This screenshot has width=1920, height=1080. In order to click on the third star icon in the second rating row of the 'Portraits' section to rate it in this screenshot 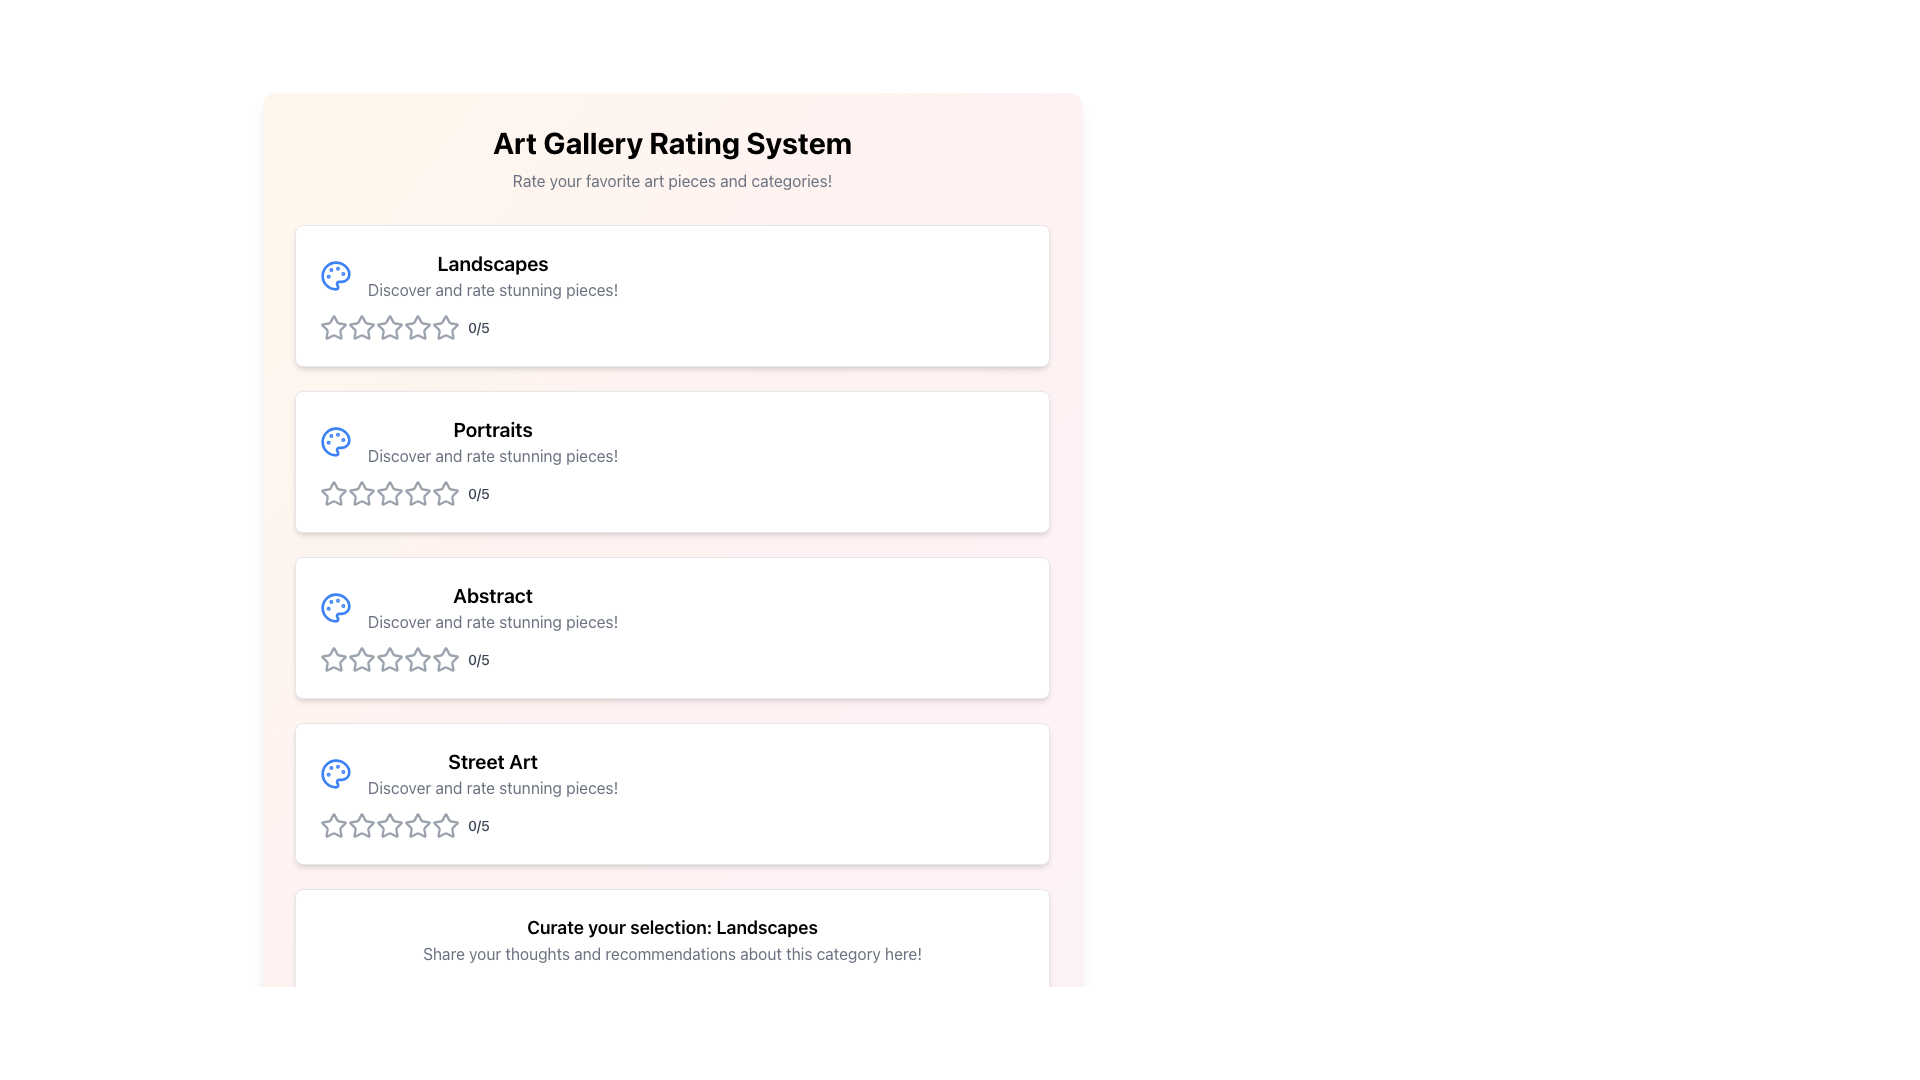, I will do `click(445, 493)`.